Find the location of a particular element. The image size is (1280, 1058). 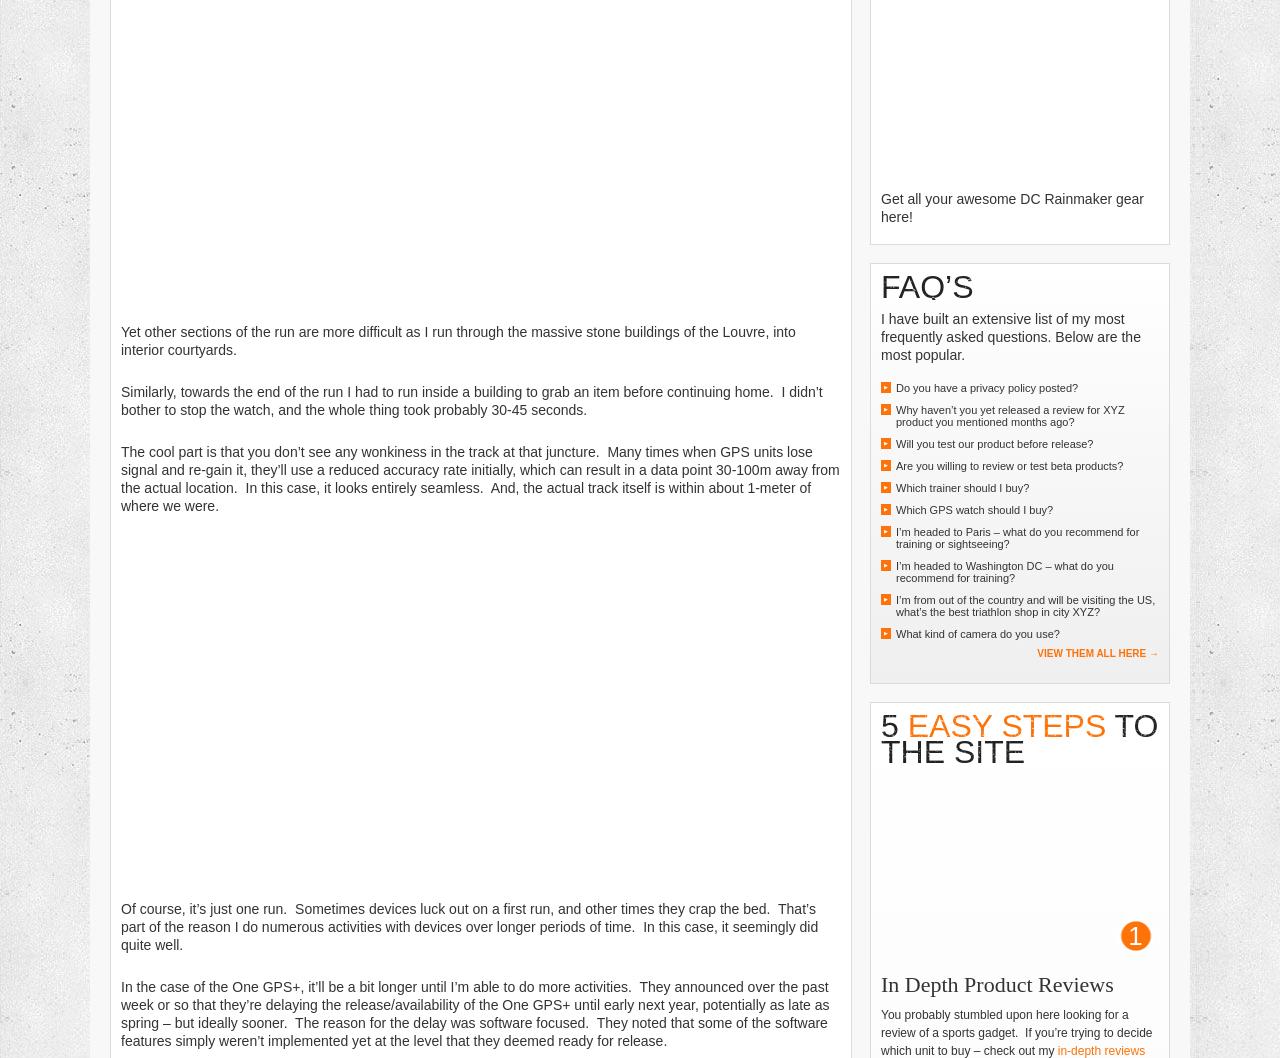

'1' is located at coordinates (1134, 936).